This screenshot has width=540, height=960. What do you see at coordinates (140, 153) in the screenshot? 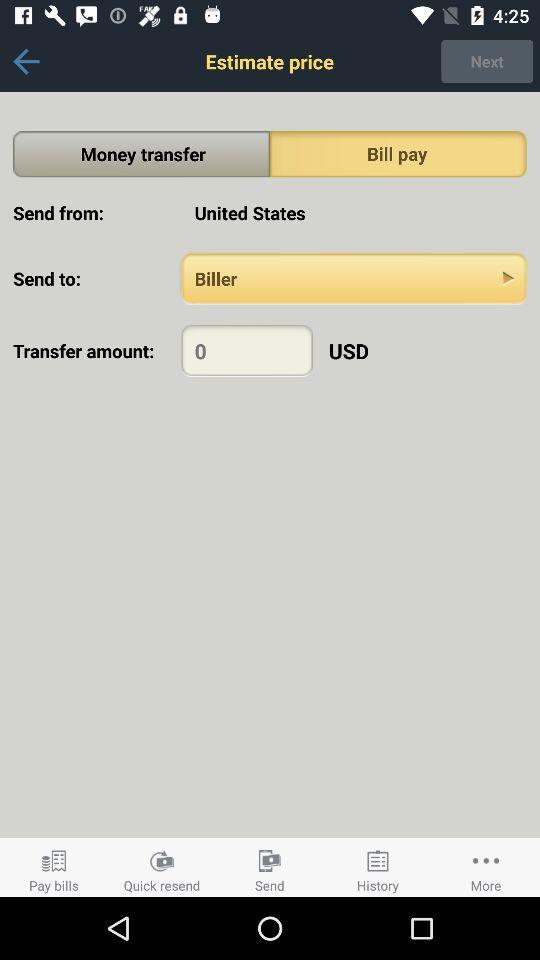
I see `the item above the send from:` at bounding box center [140, 153].